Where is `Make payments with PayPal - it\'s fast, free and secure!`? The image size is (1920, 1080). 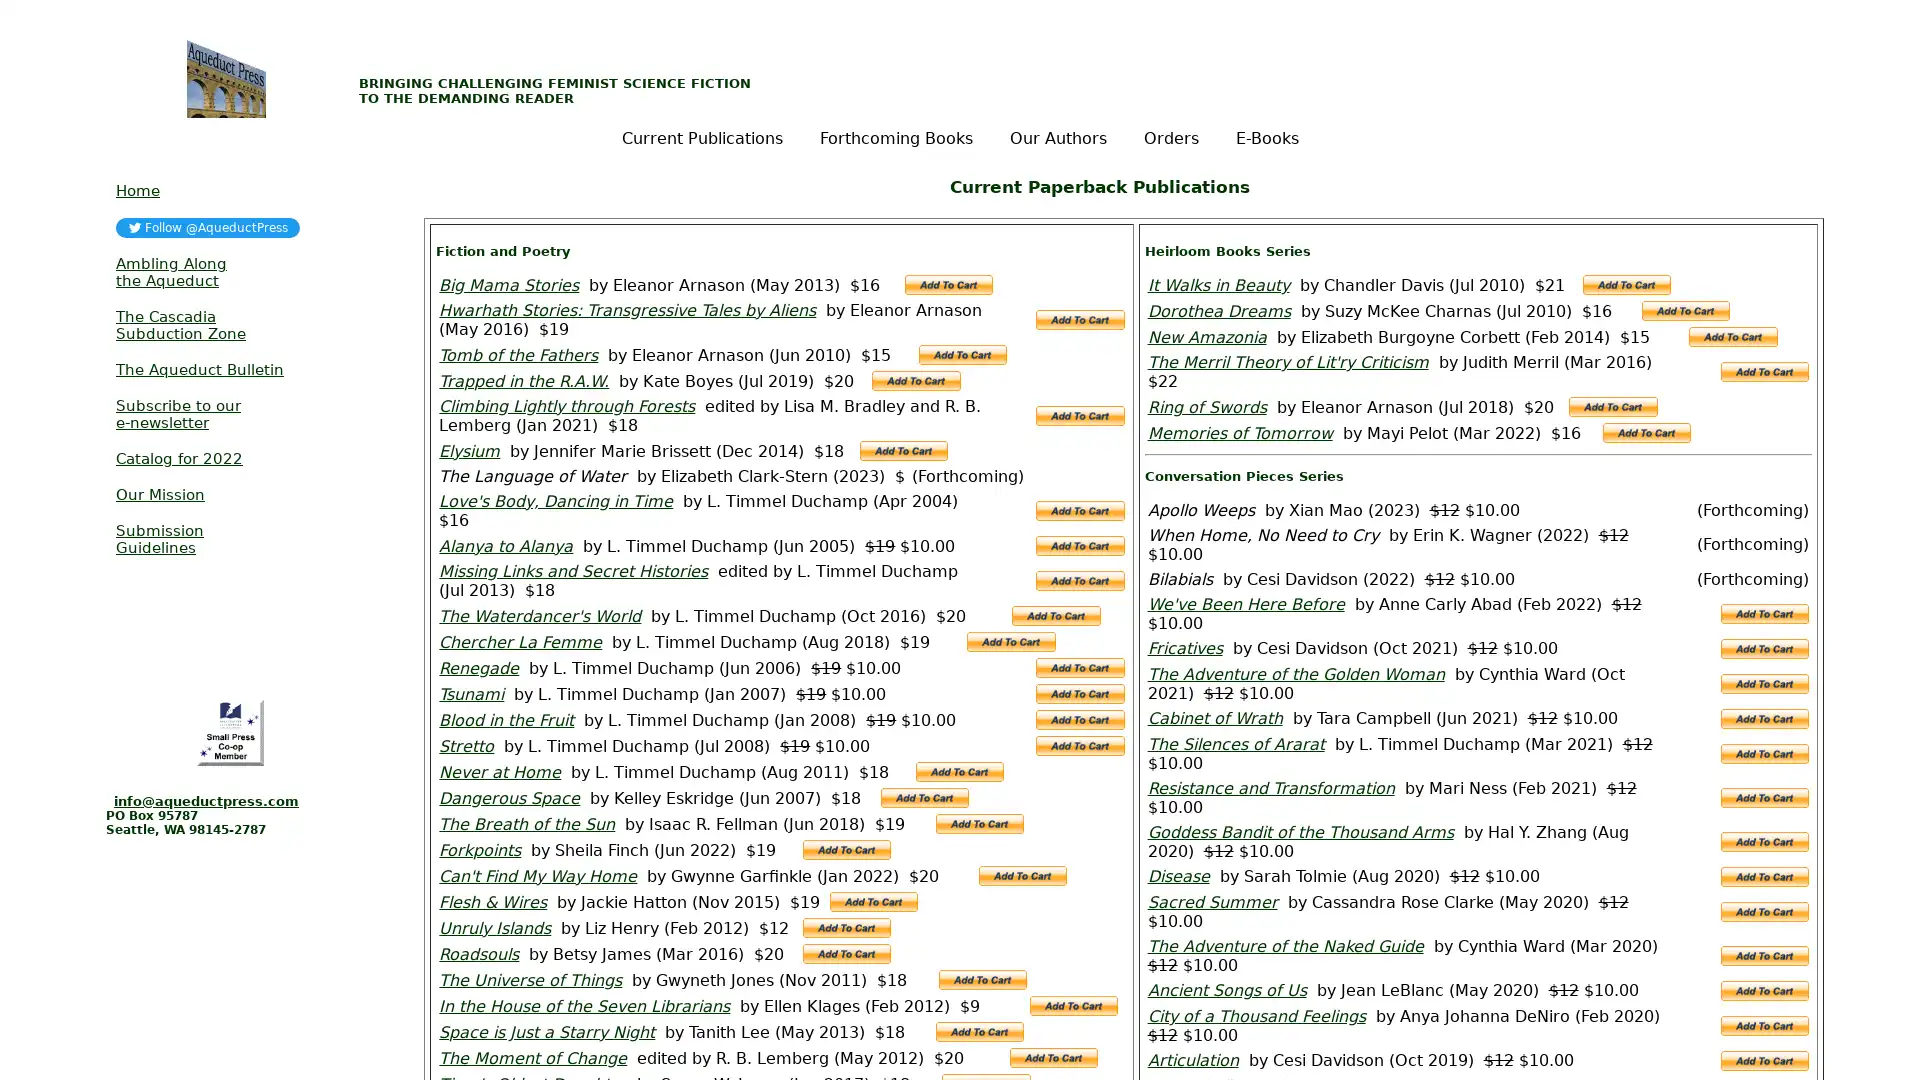
Make payments with PayPal - it\'s fast, free and secure! is located at coordinates (1627, 285).